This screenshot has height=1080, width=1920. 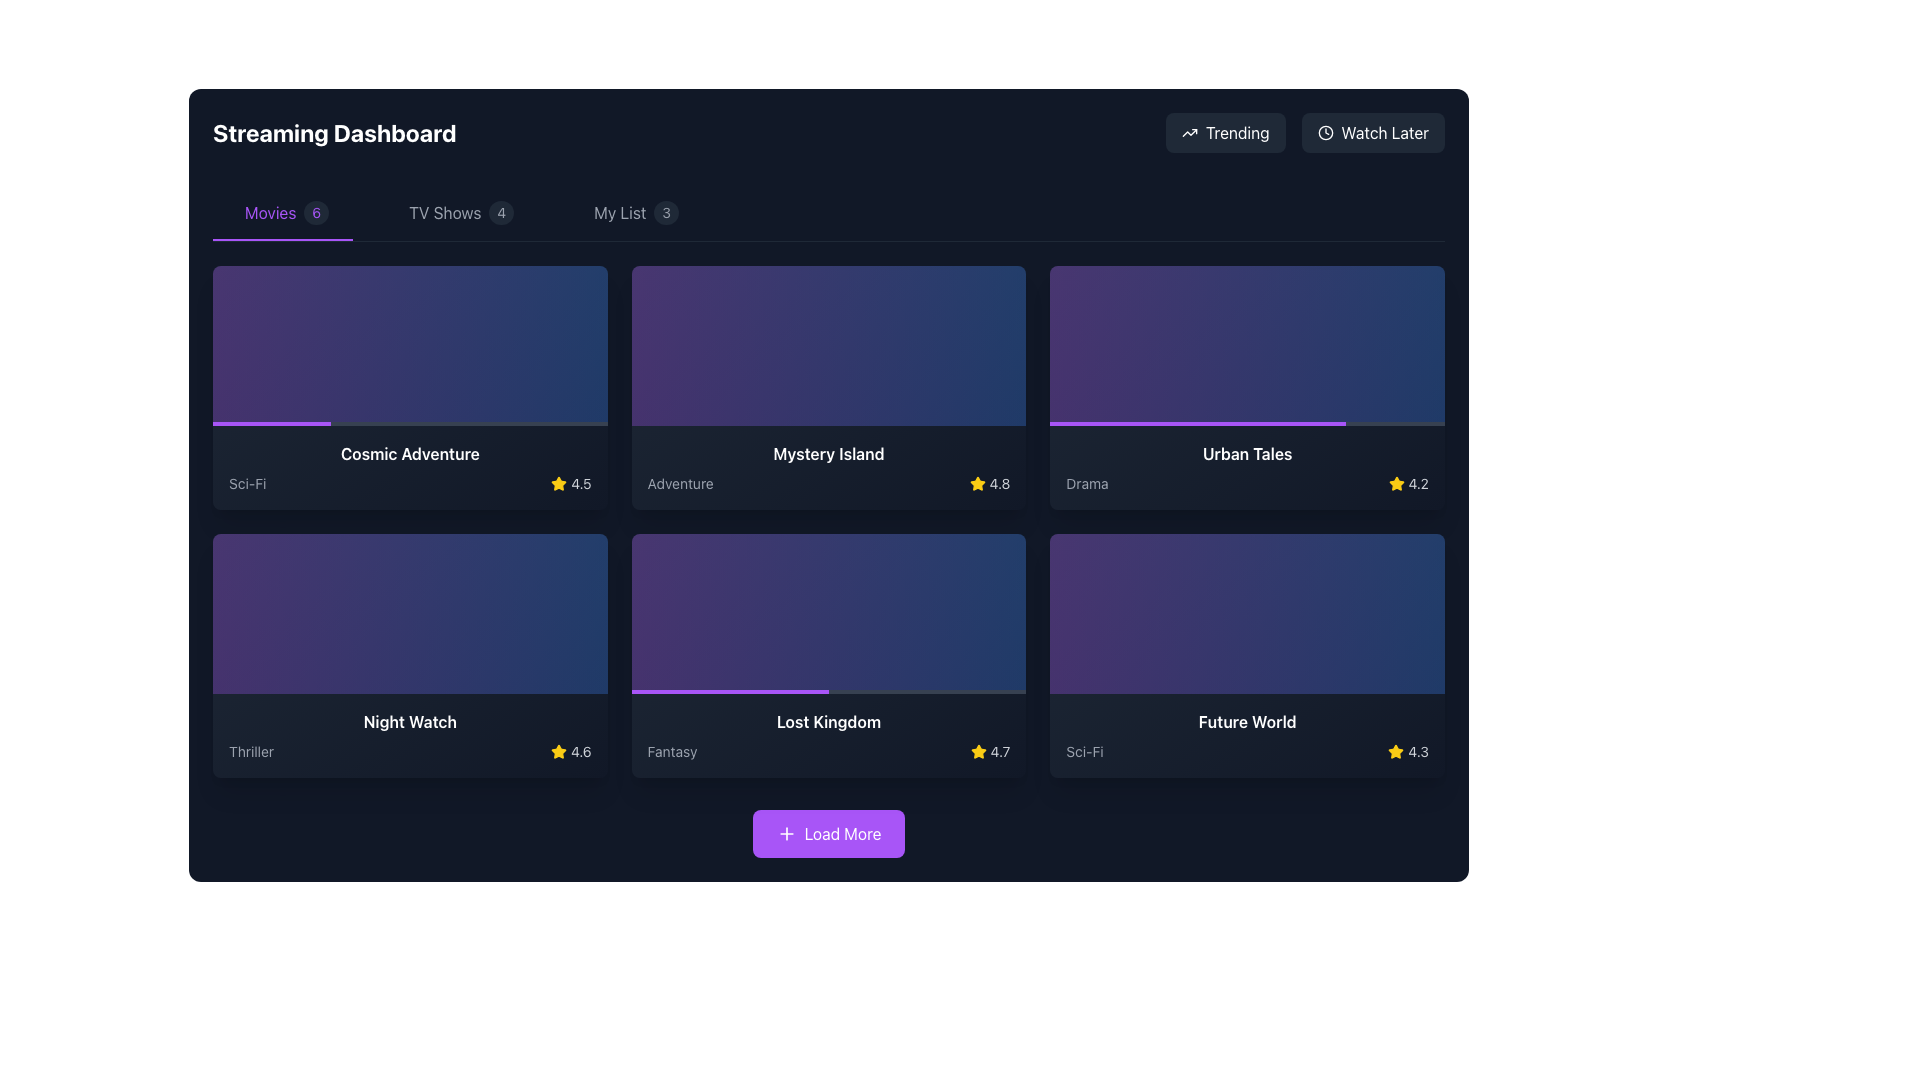 What do you see at coordinates (1086, 483) in the screenshot?
I see `text of the genre label located at the bottom of the 'Urban Tales' tile in the grid of content cards, positioned above the rating section` at bounding box center [1086, 483].